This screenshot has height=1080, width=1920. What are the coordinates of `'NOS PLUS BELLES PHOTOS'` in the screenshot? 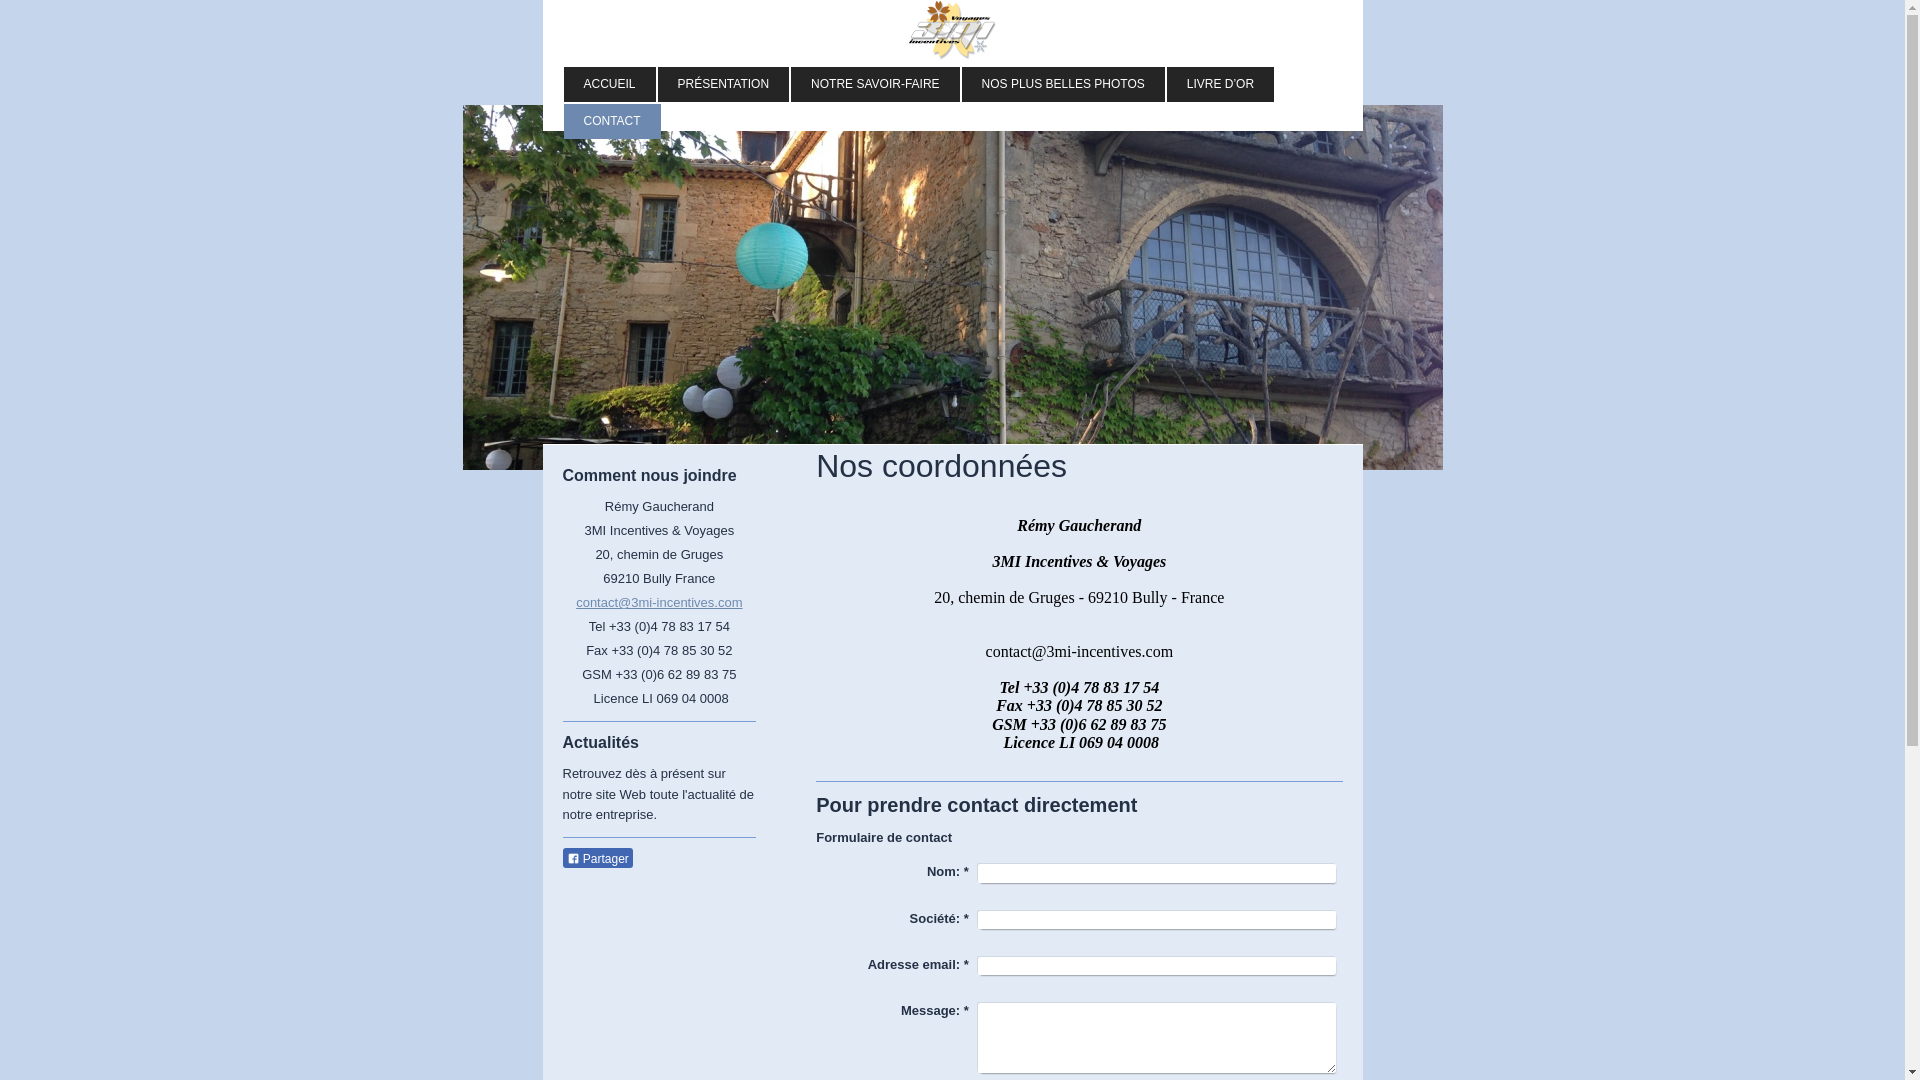 It's located at (1062, 83).